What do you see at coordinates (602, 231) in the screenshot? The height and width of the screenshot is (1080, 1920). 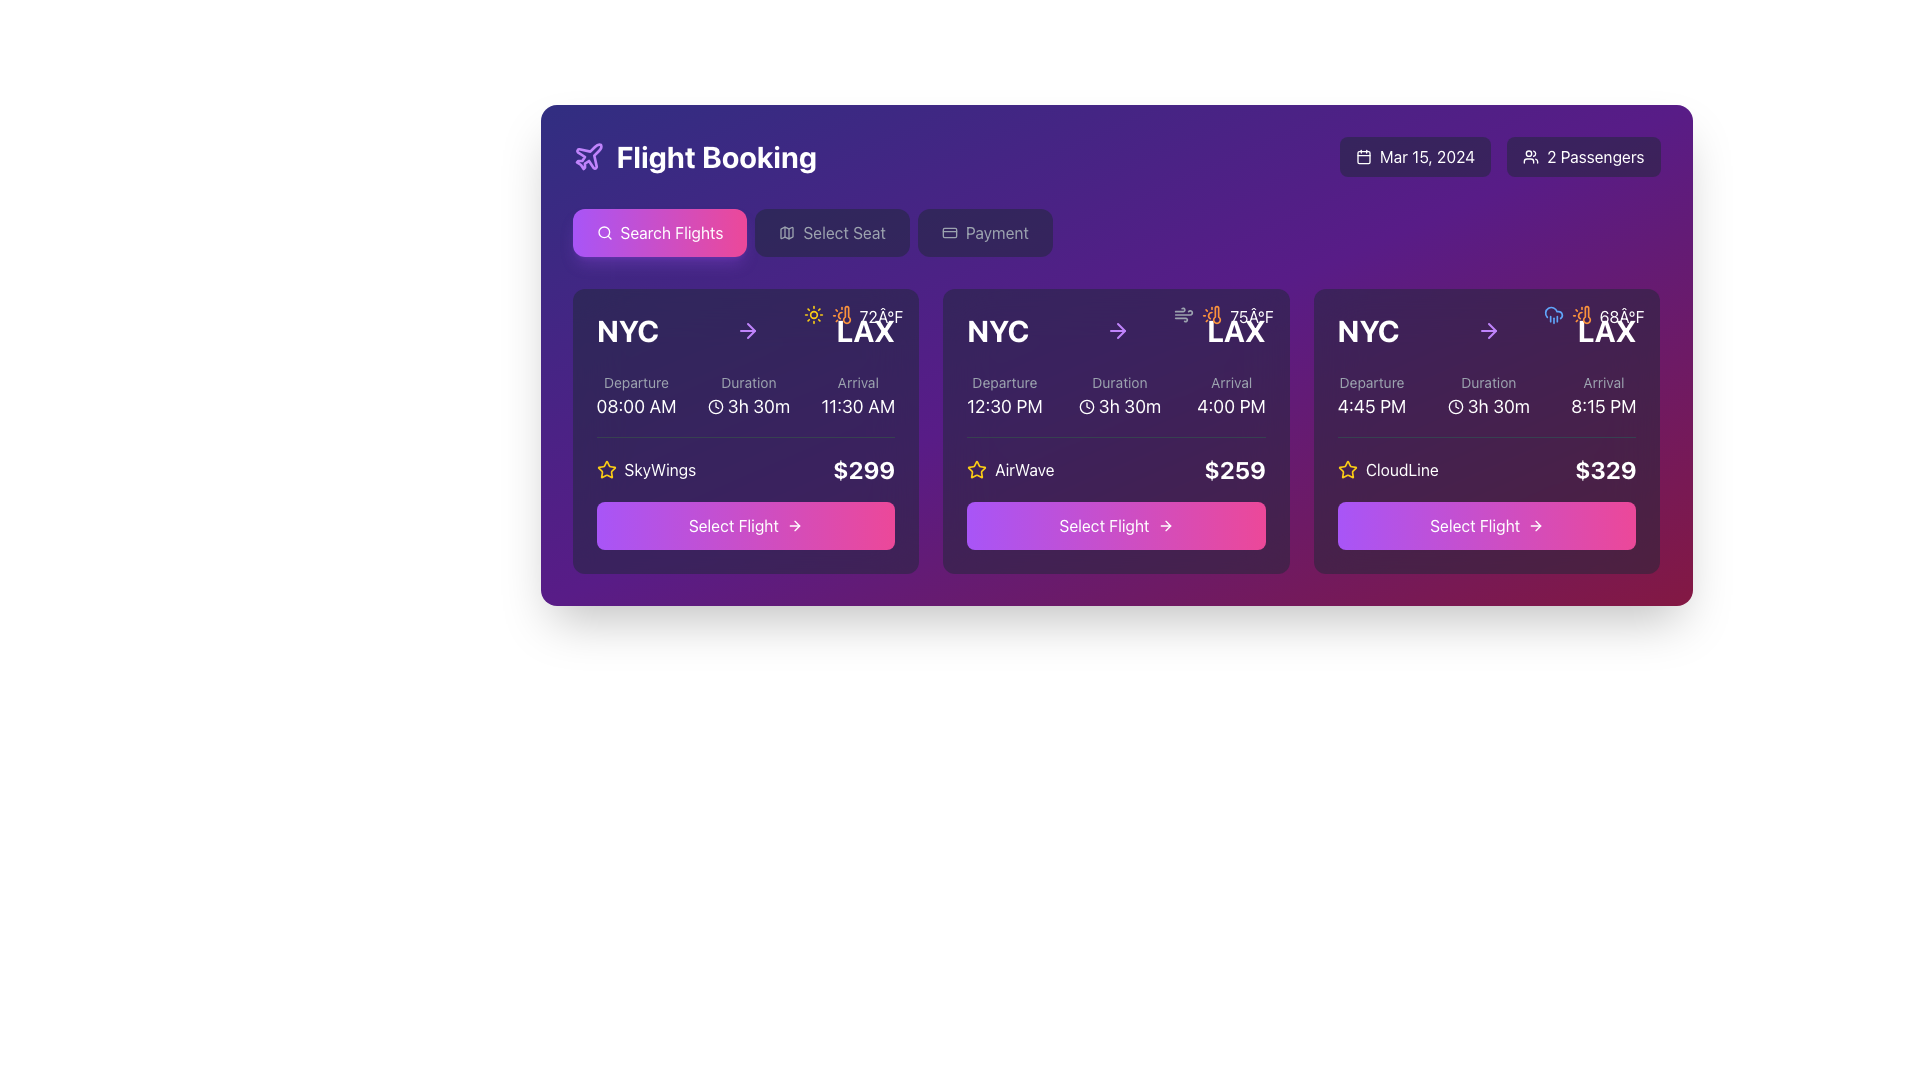 I see `the circular shape representing the main body of the magnifying glass icon in the SVG graphic` at bounding box center [602, 231].